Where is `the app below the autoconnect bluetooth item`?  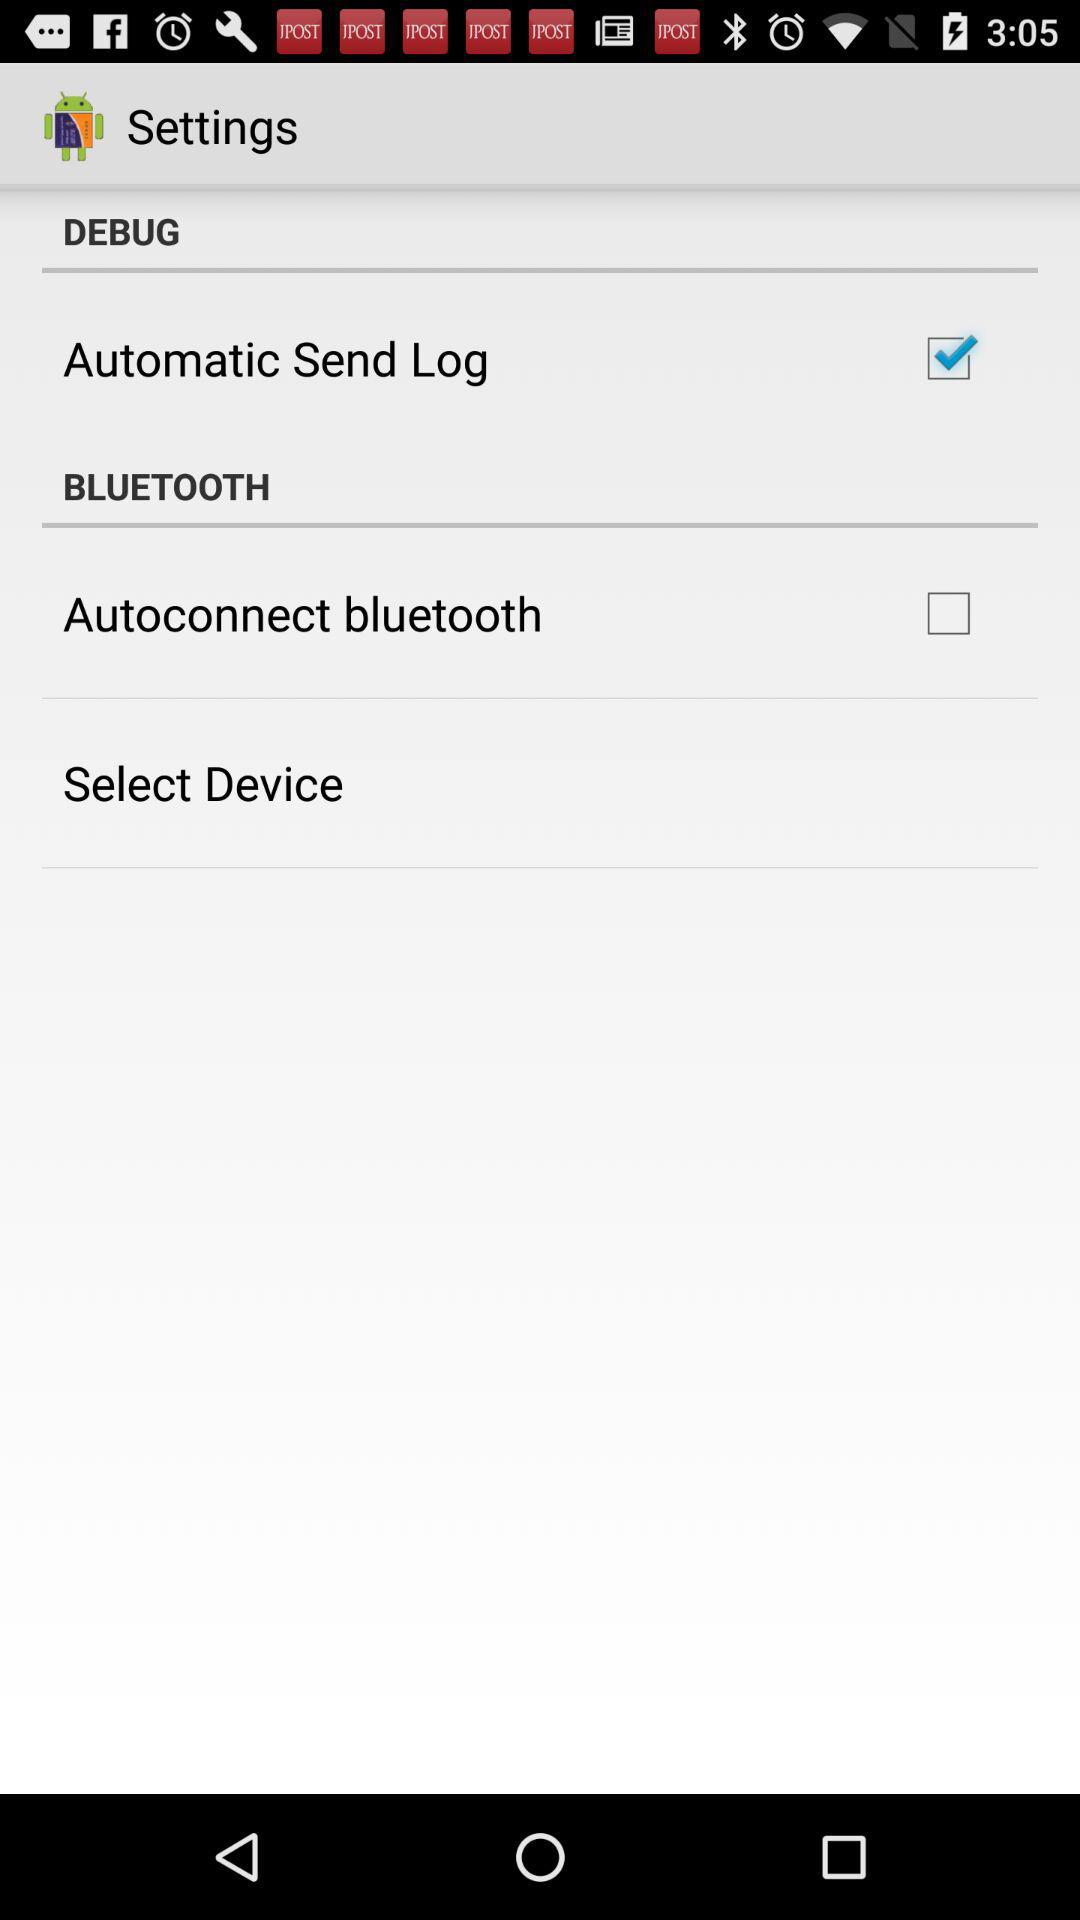
the app below the autoconnect bluetooth item is located at coordinates (203, 781).